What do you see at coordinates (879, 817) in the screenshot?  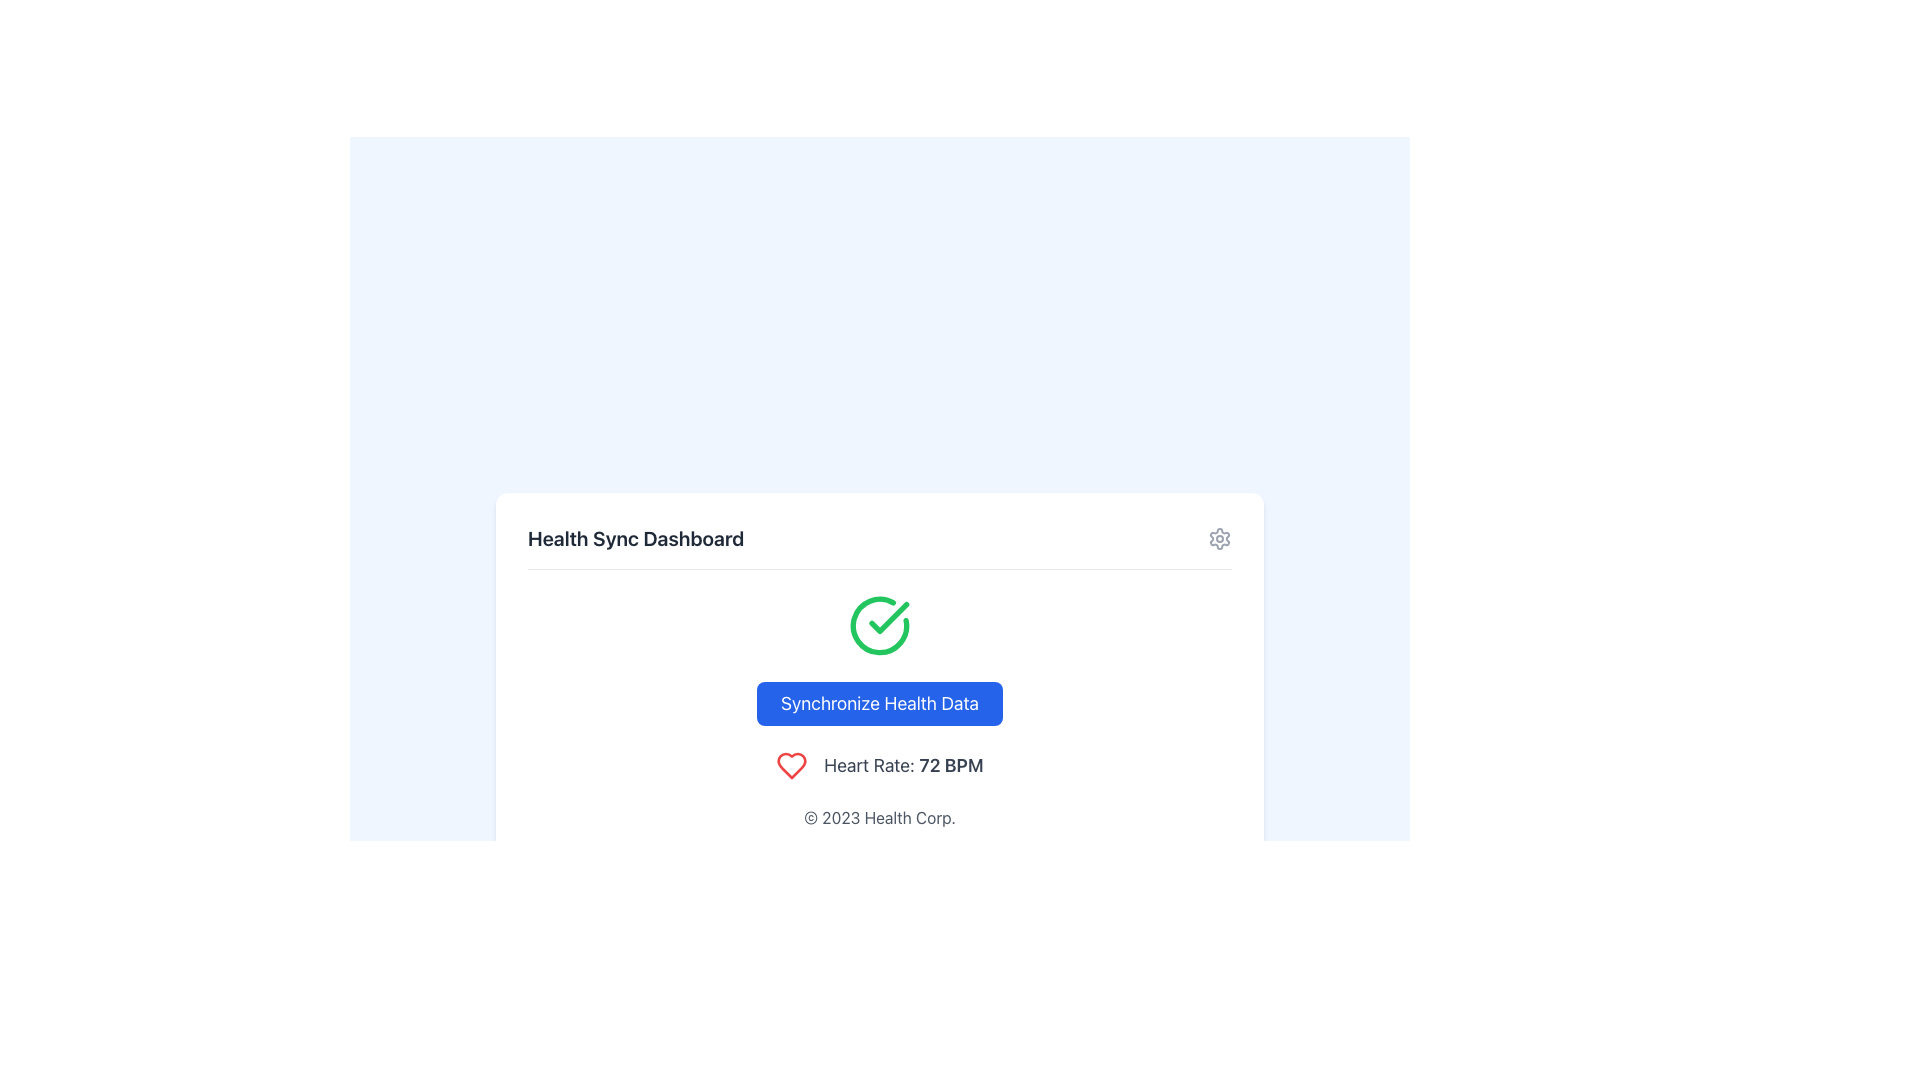 I see `the static text label displaying '© 2023 Health Corp.' which is centrally aligned in the footer section of the interface` at bounding box center [879, 817].